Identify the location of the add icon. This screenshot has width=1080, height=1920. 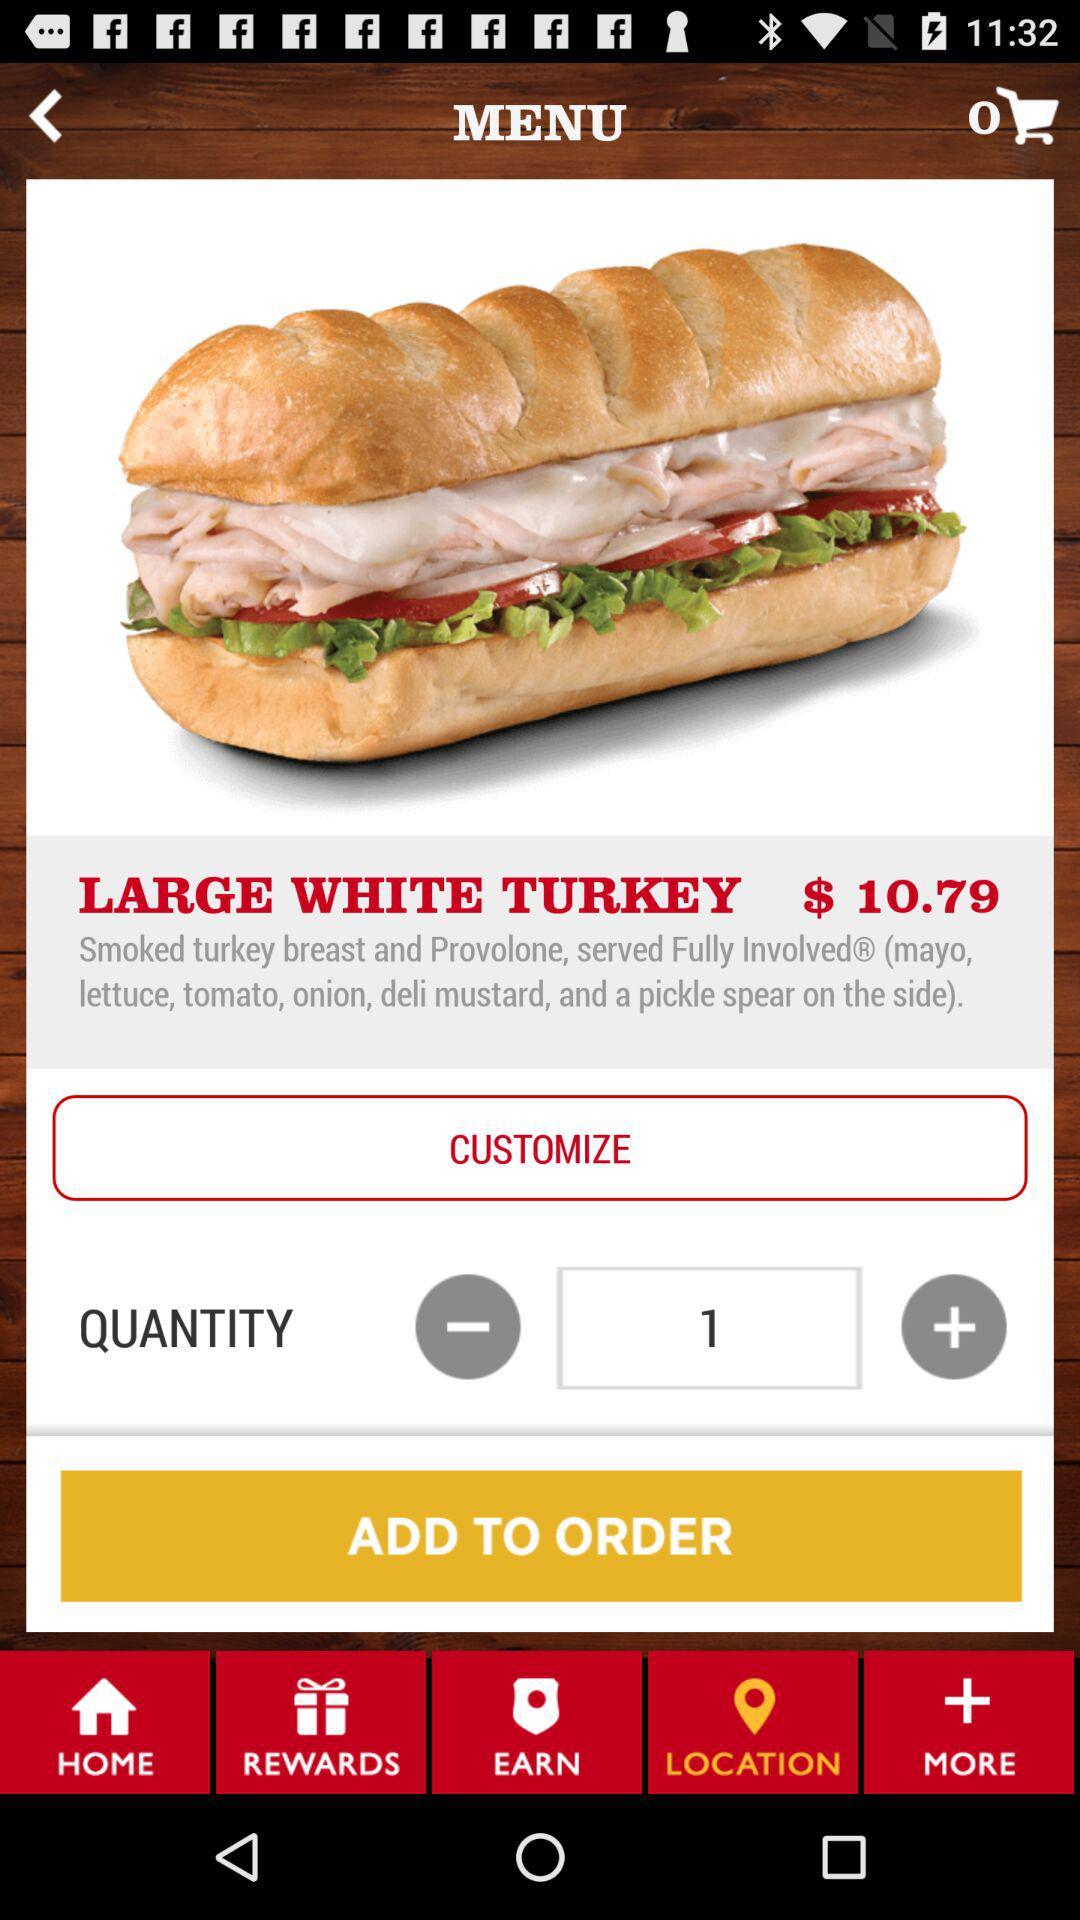
(952, 1418).